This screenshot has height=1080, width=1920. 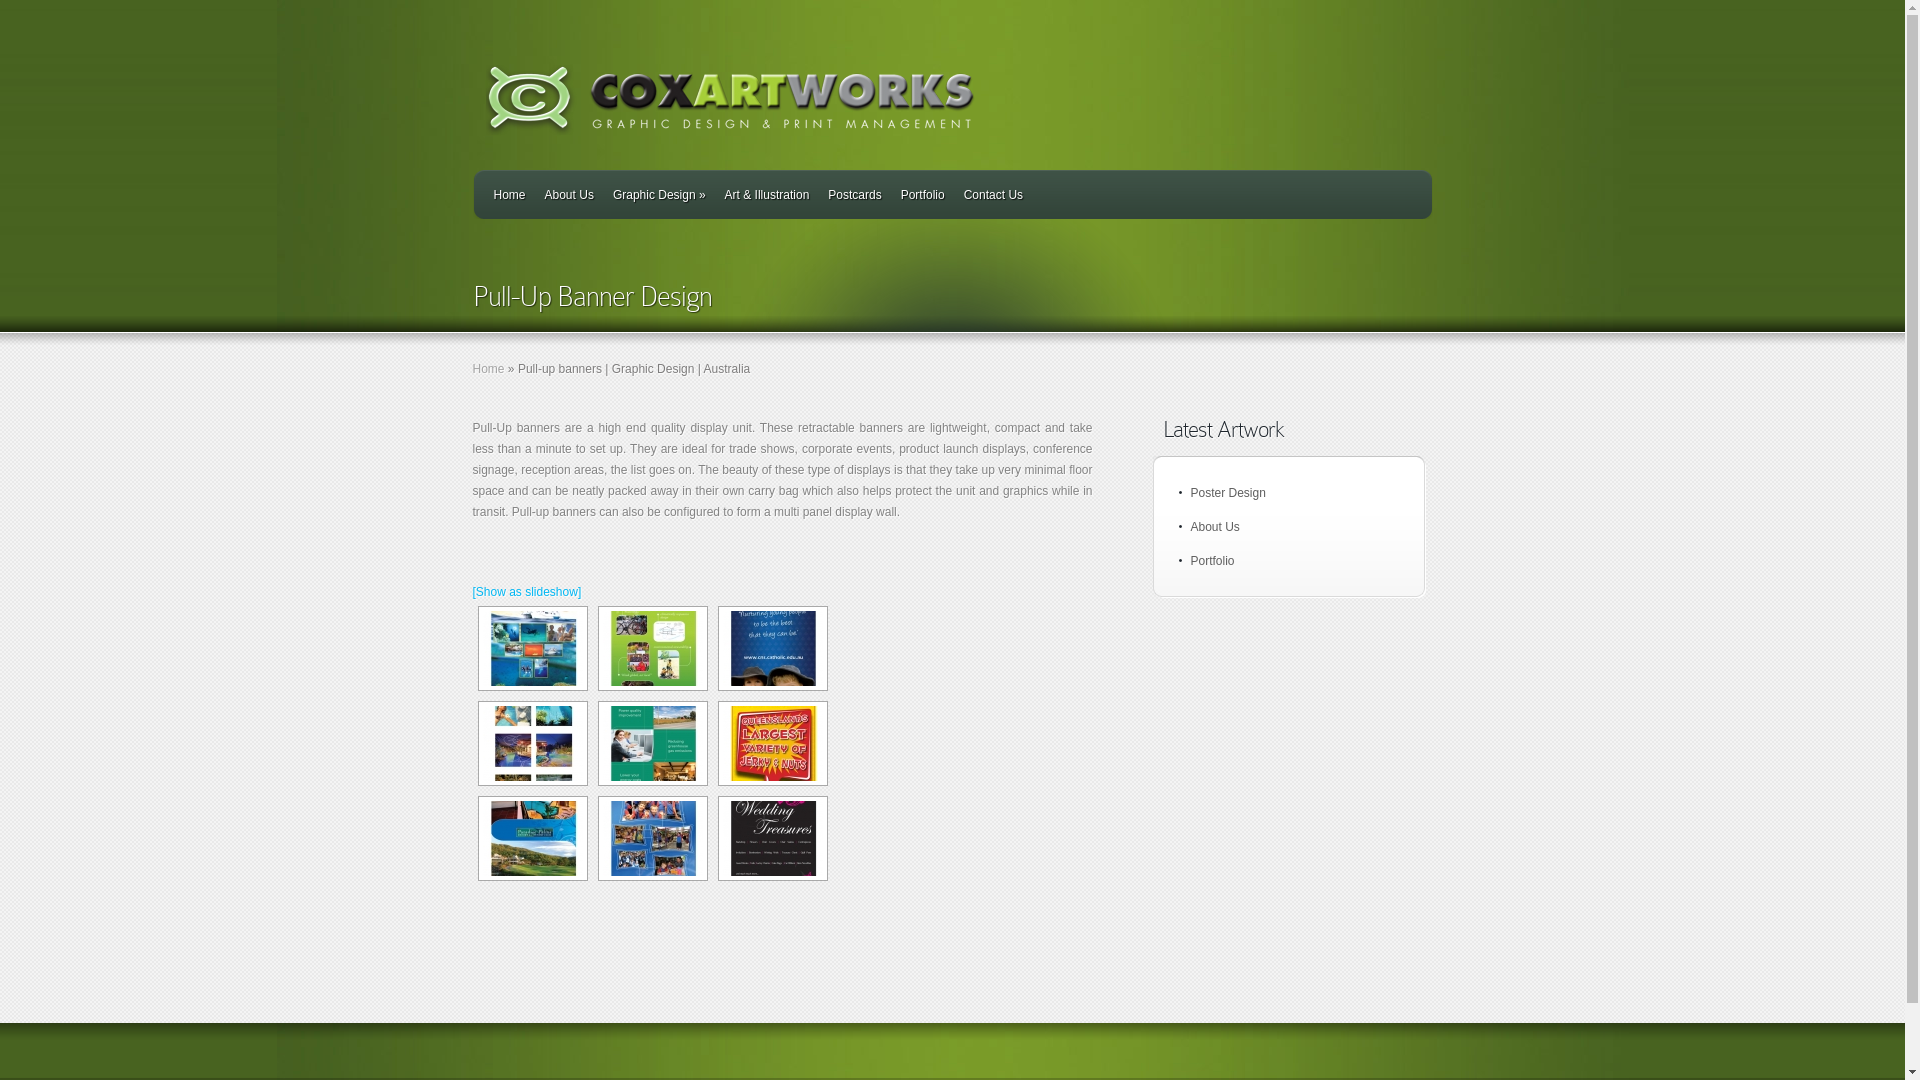 What do you see at coordinates (532, 743) in the screenshot?
I see `'EcosplashBannerstand1'` at bounding box center [532, 743].